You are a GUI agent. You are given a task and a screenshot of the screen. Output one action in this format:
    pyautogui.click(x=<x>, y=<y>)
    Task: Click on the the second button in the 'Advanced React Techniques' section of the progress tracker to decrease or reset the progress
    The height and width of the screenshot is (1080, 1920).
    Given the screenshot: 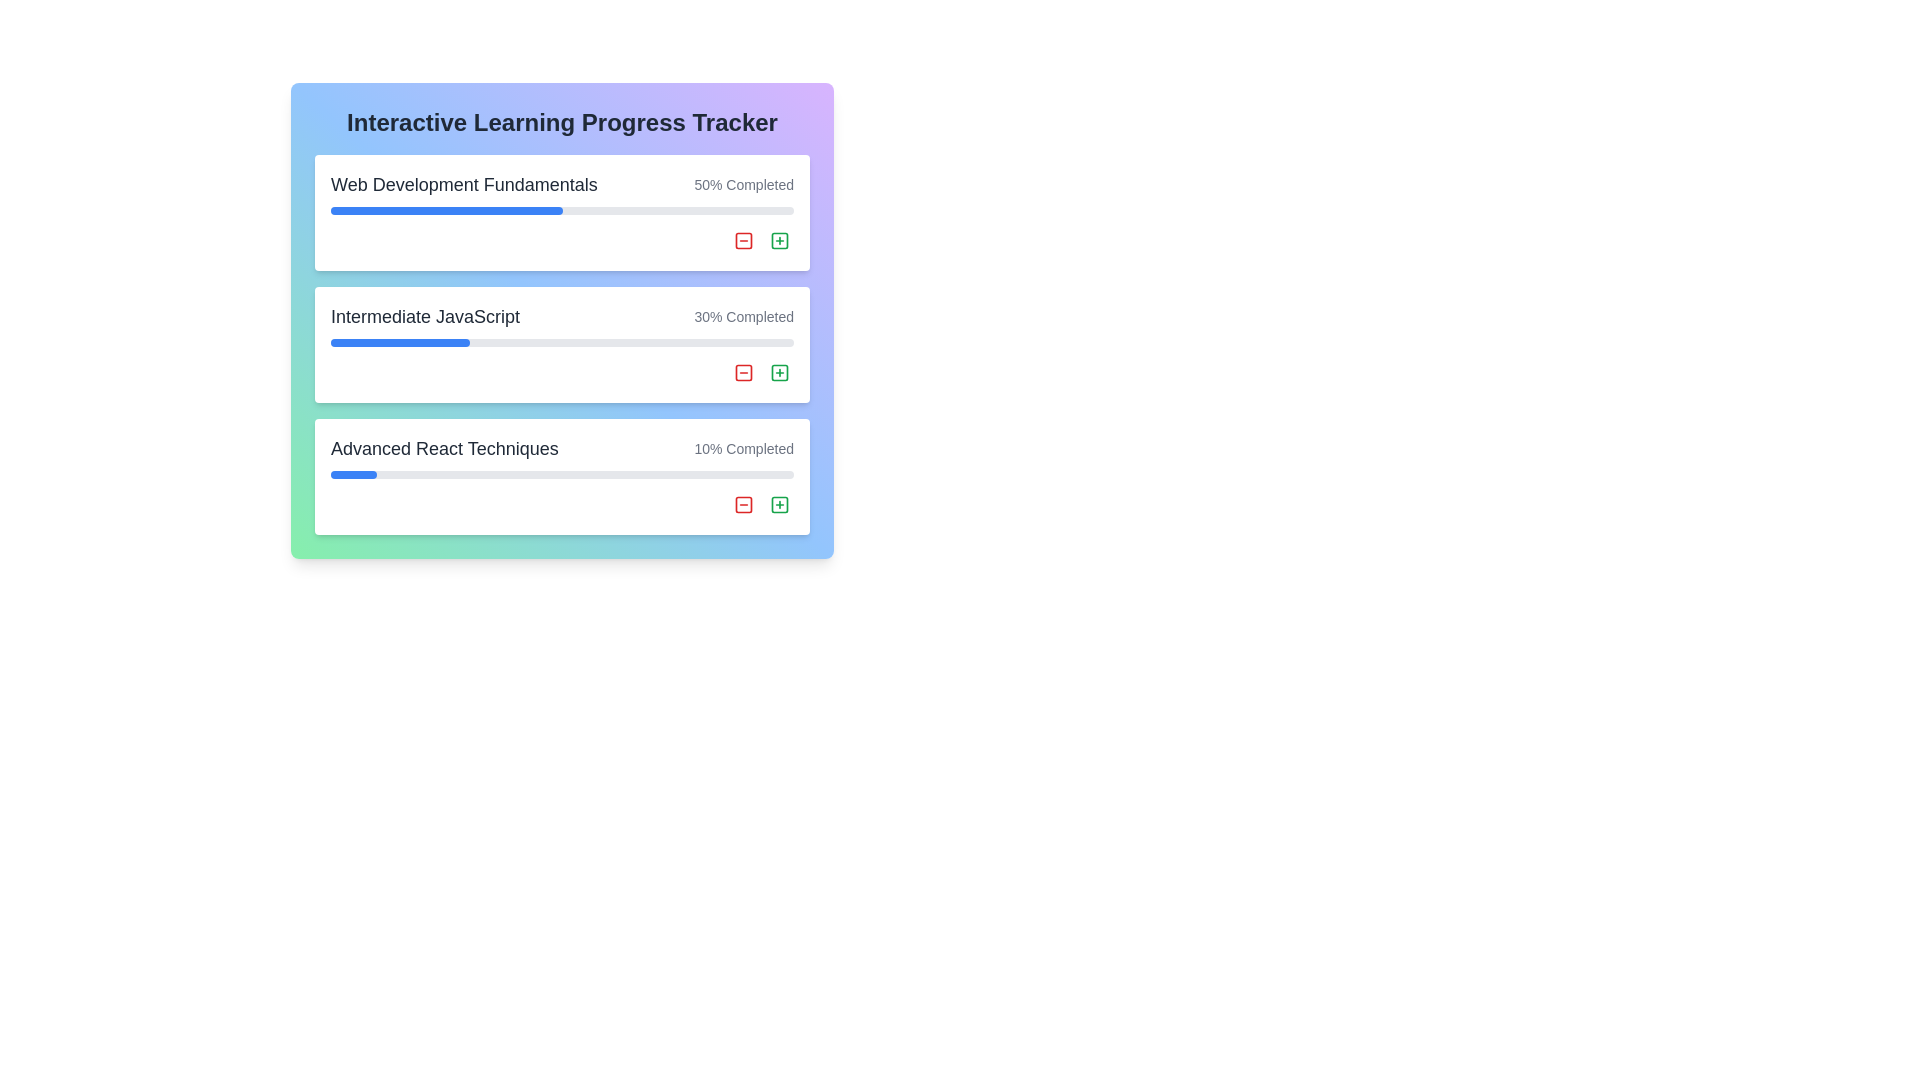 What is the action you would take?
    pyautogui.click(x=743, y=504)
    